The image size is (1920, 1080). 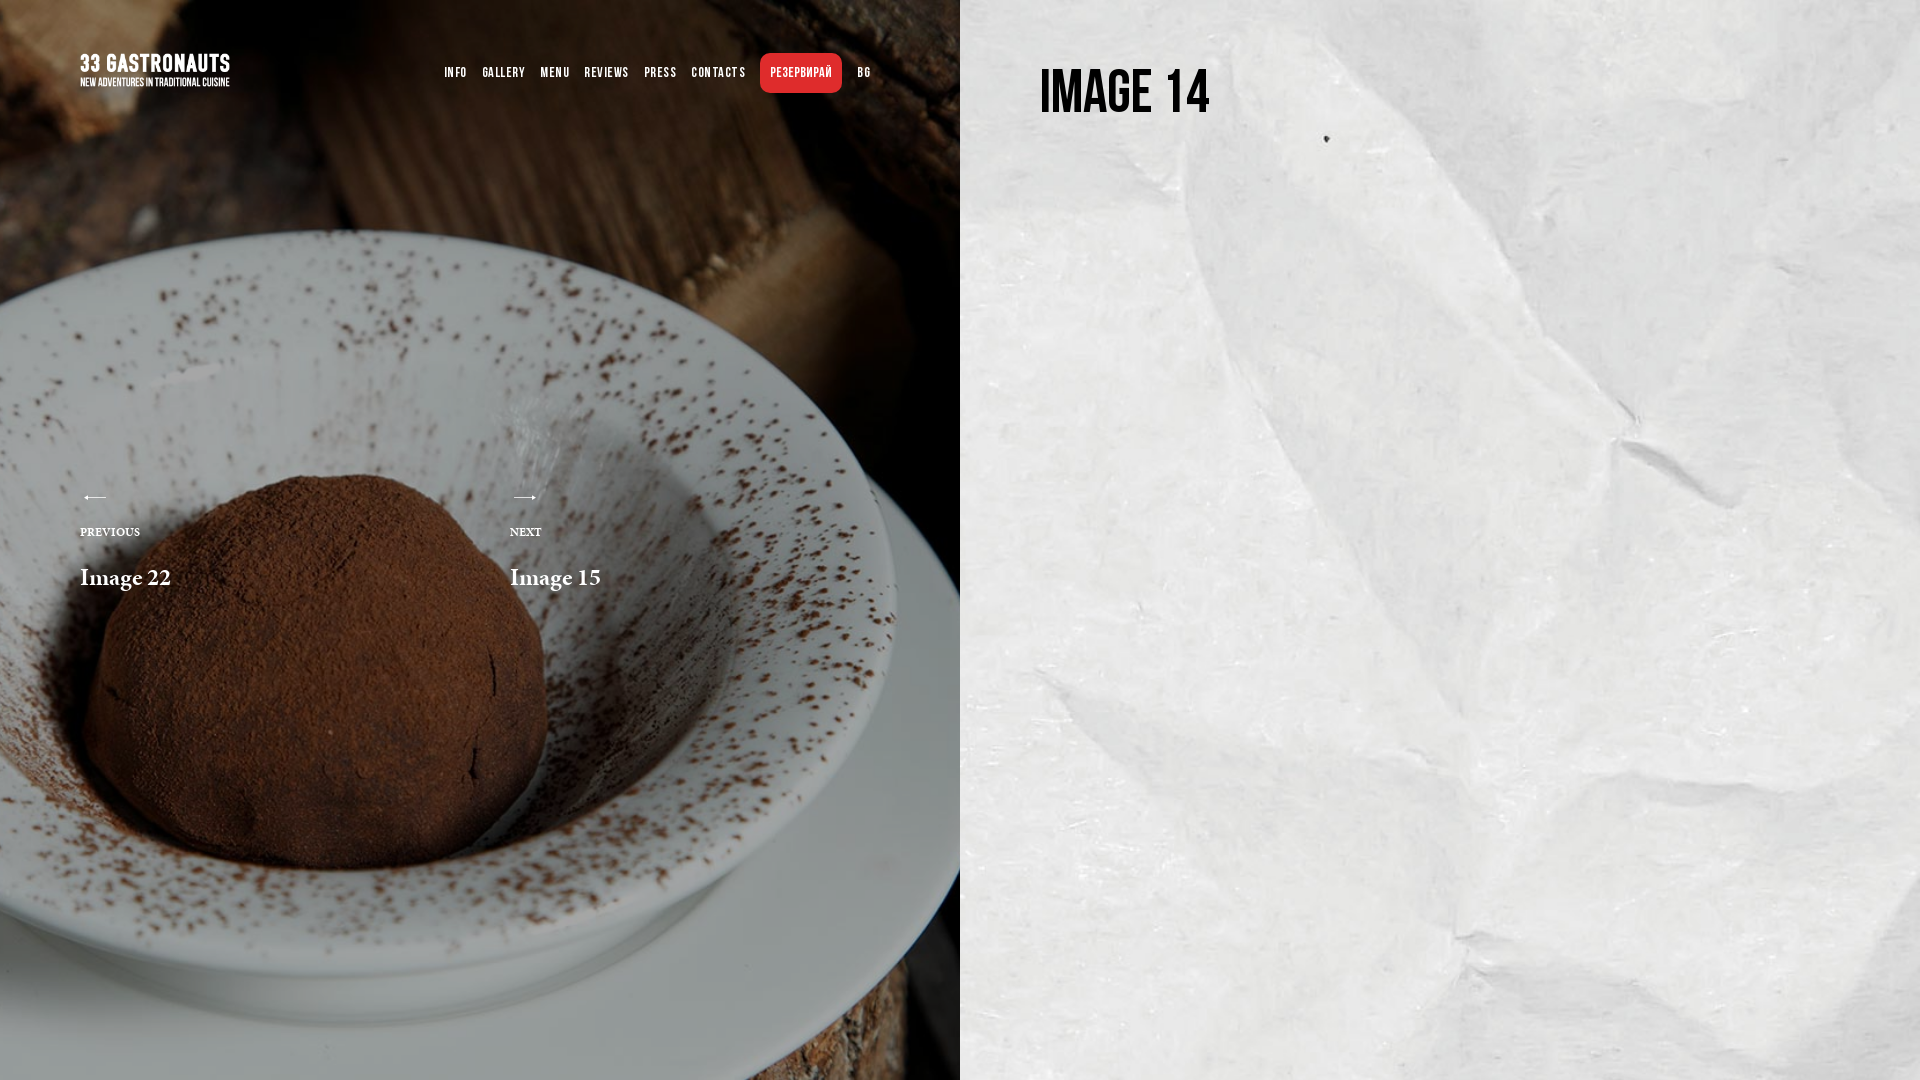 I want to click on 'BG', so click(x=863, y=72).